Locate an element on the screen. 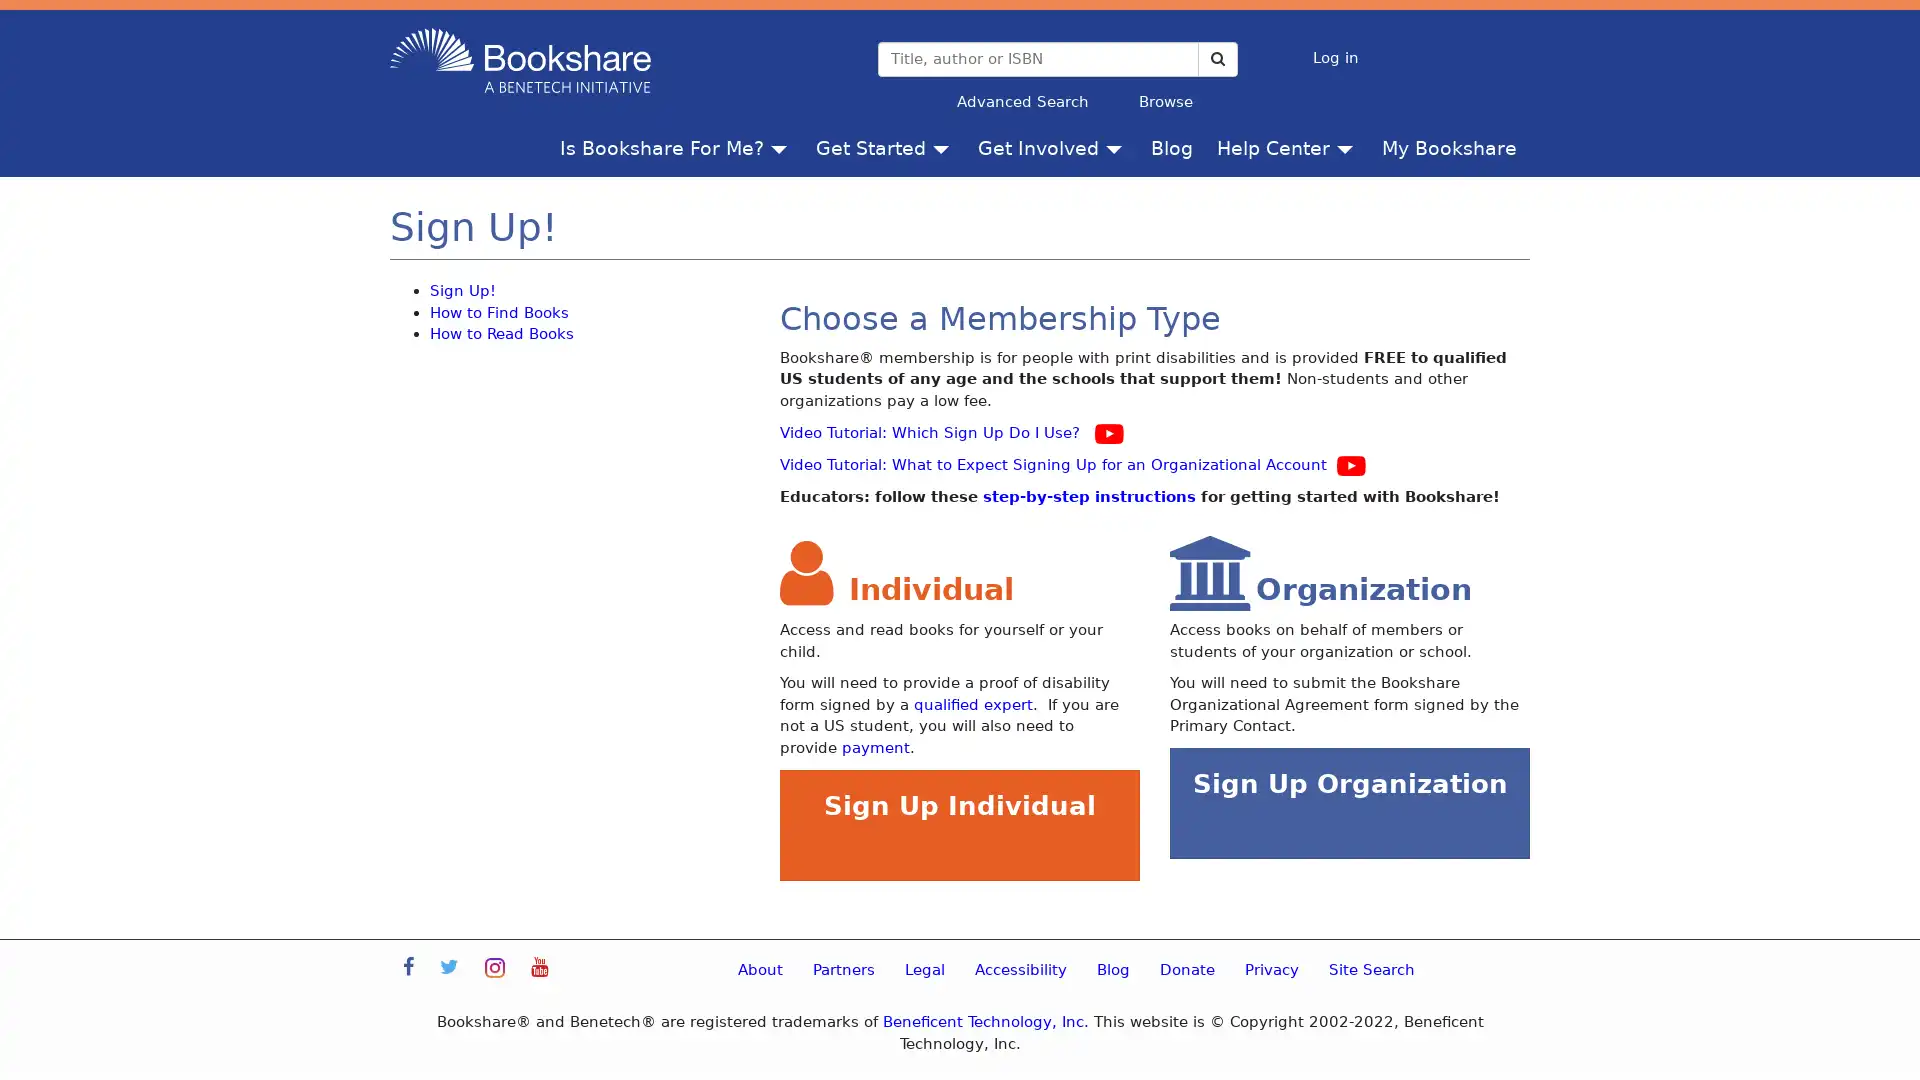  Search is located at coordinates (1216, 57).